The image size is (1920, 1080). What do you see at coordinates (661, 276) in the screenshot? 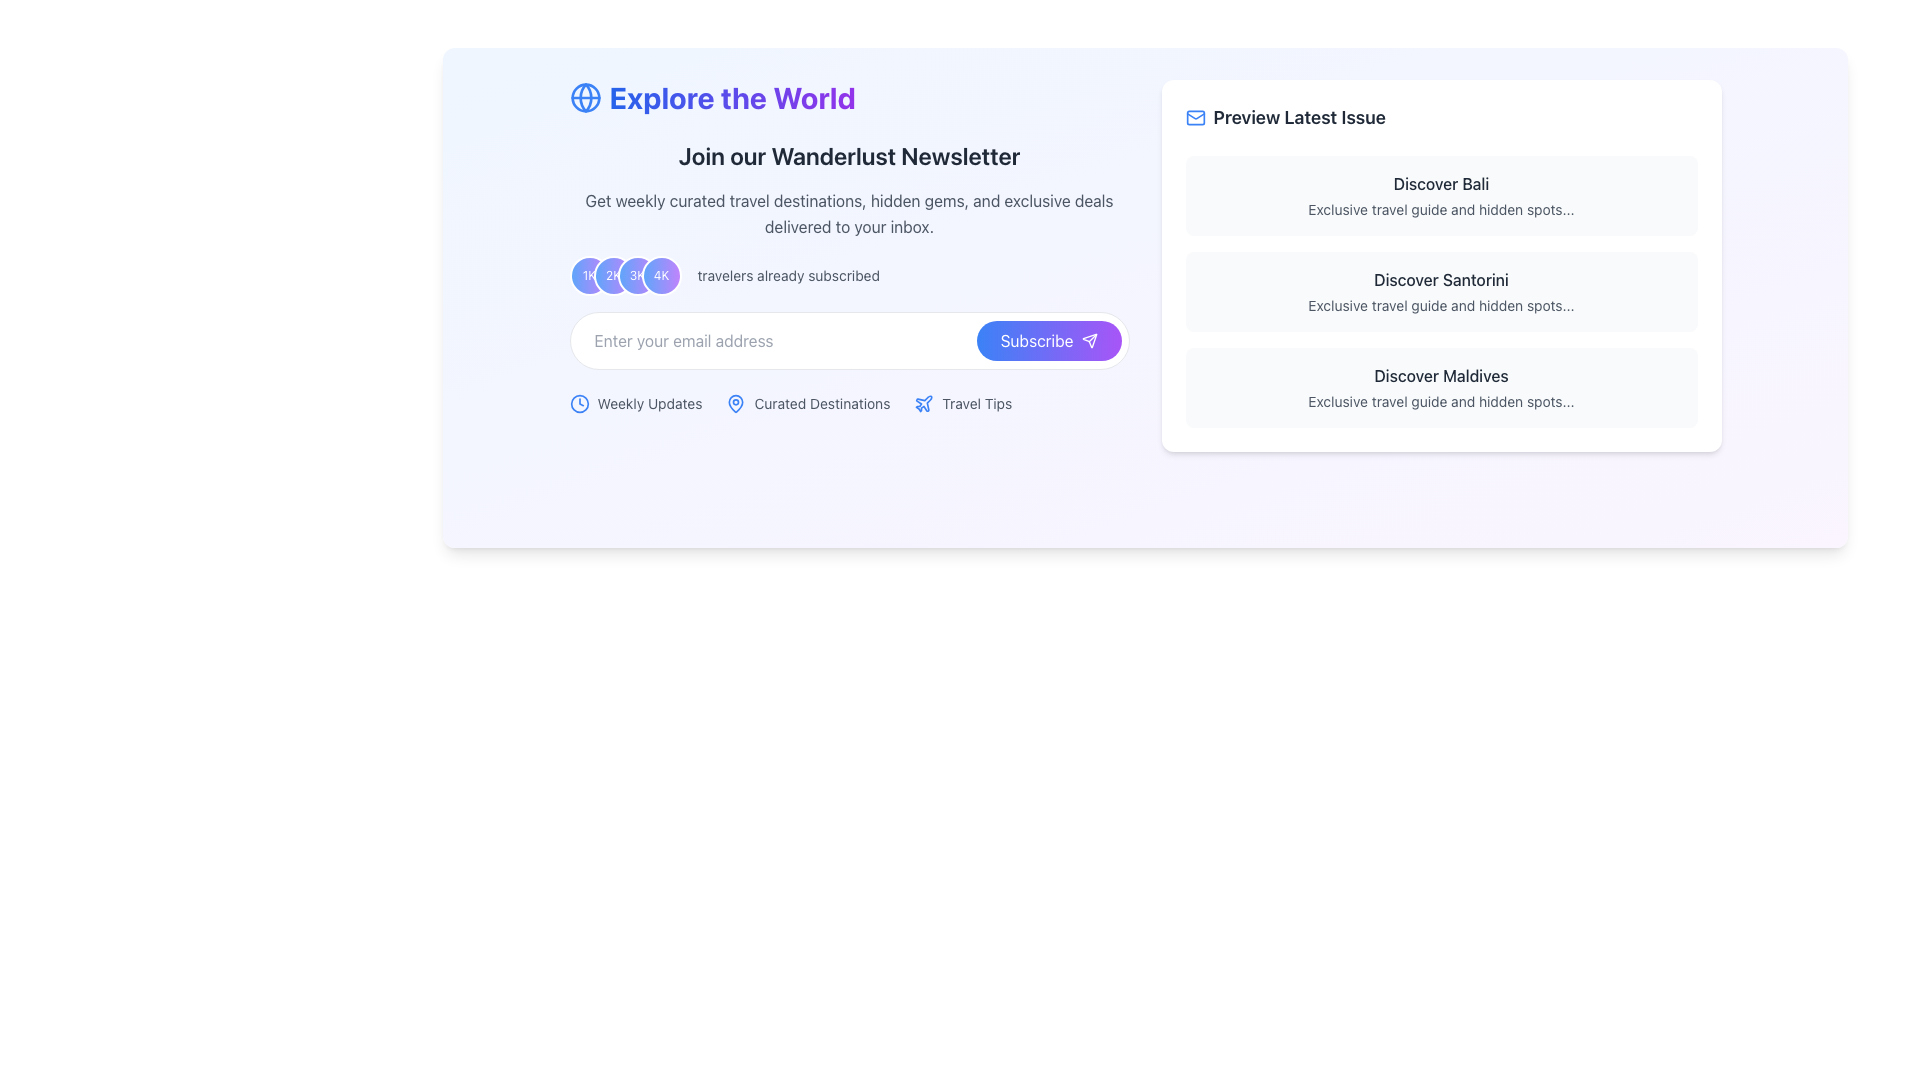
I see `the circular badge that displays '4K' with a gradient color from blue to purple, located above the email subscription input field` at bounding box center [661, 276].